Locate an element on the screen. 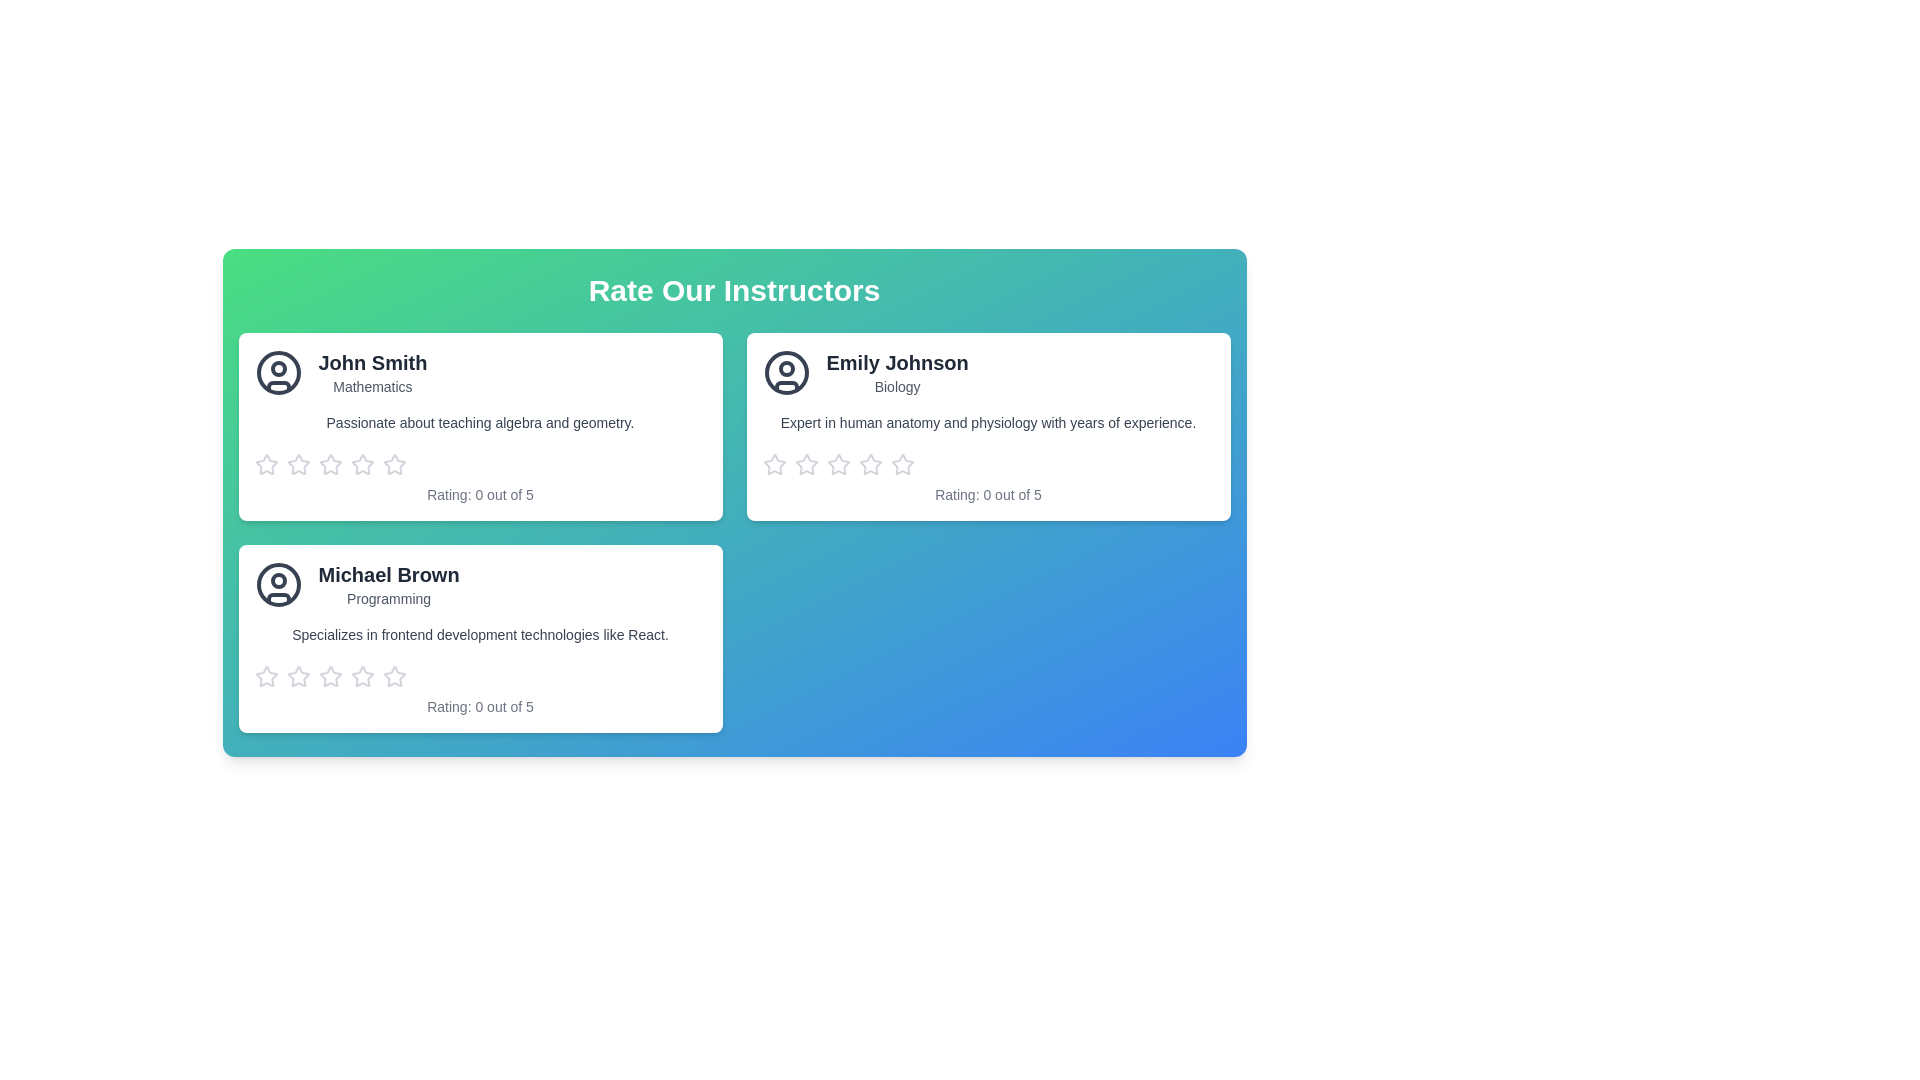  the second star icon in the rating system for 'Emily Johnson' is located at coordinates (870, 464).